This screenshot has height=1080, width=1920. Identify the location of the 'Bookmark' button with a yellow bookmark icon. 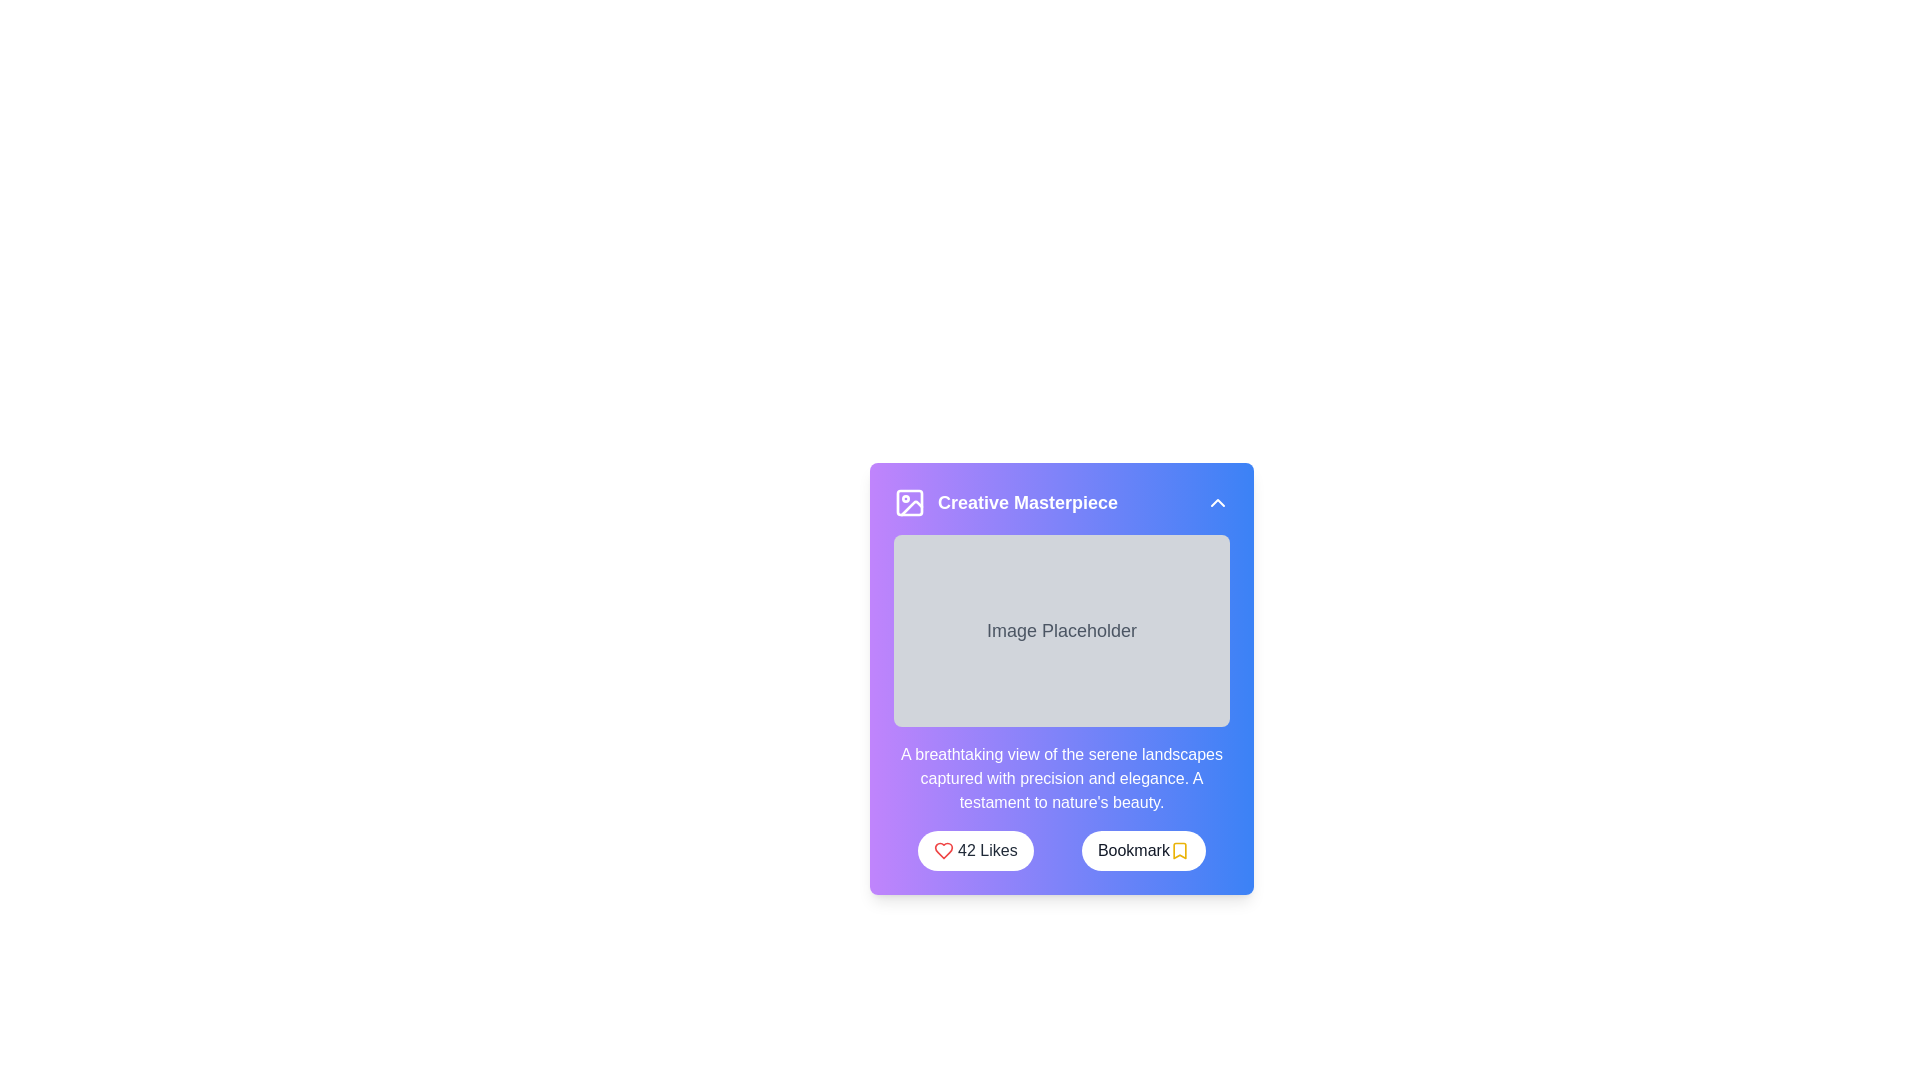
(1143, 851).